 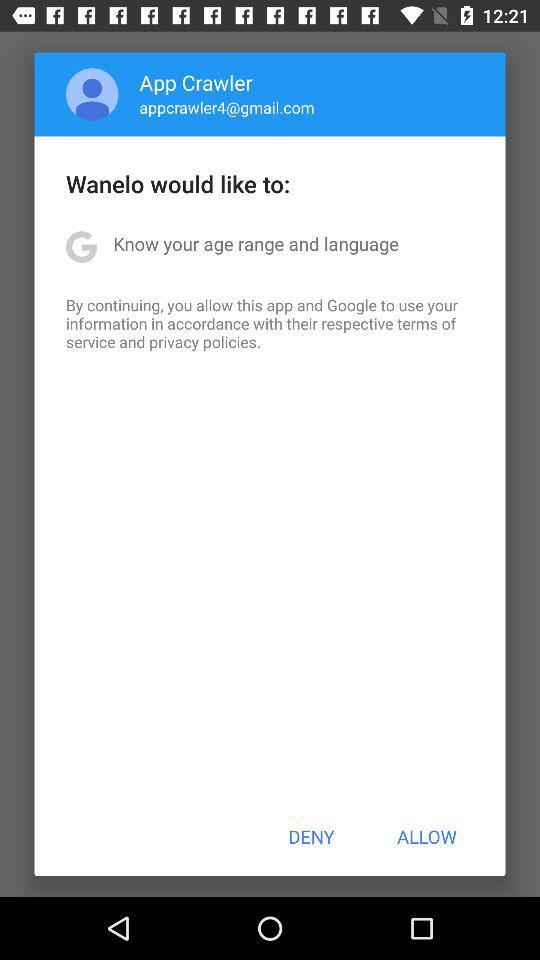 I want to click on the app above the appcrawler4@gmail.com, so click(x=196, y=82).